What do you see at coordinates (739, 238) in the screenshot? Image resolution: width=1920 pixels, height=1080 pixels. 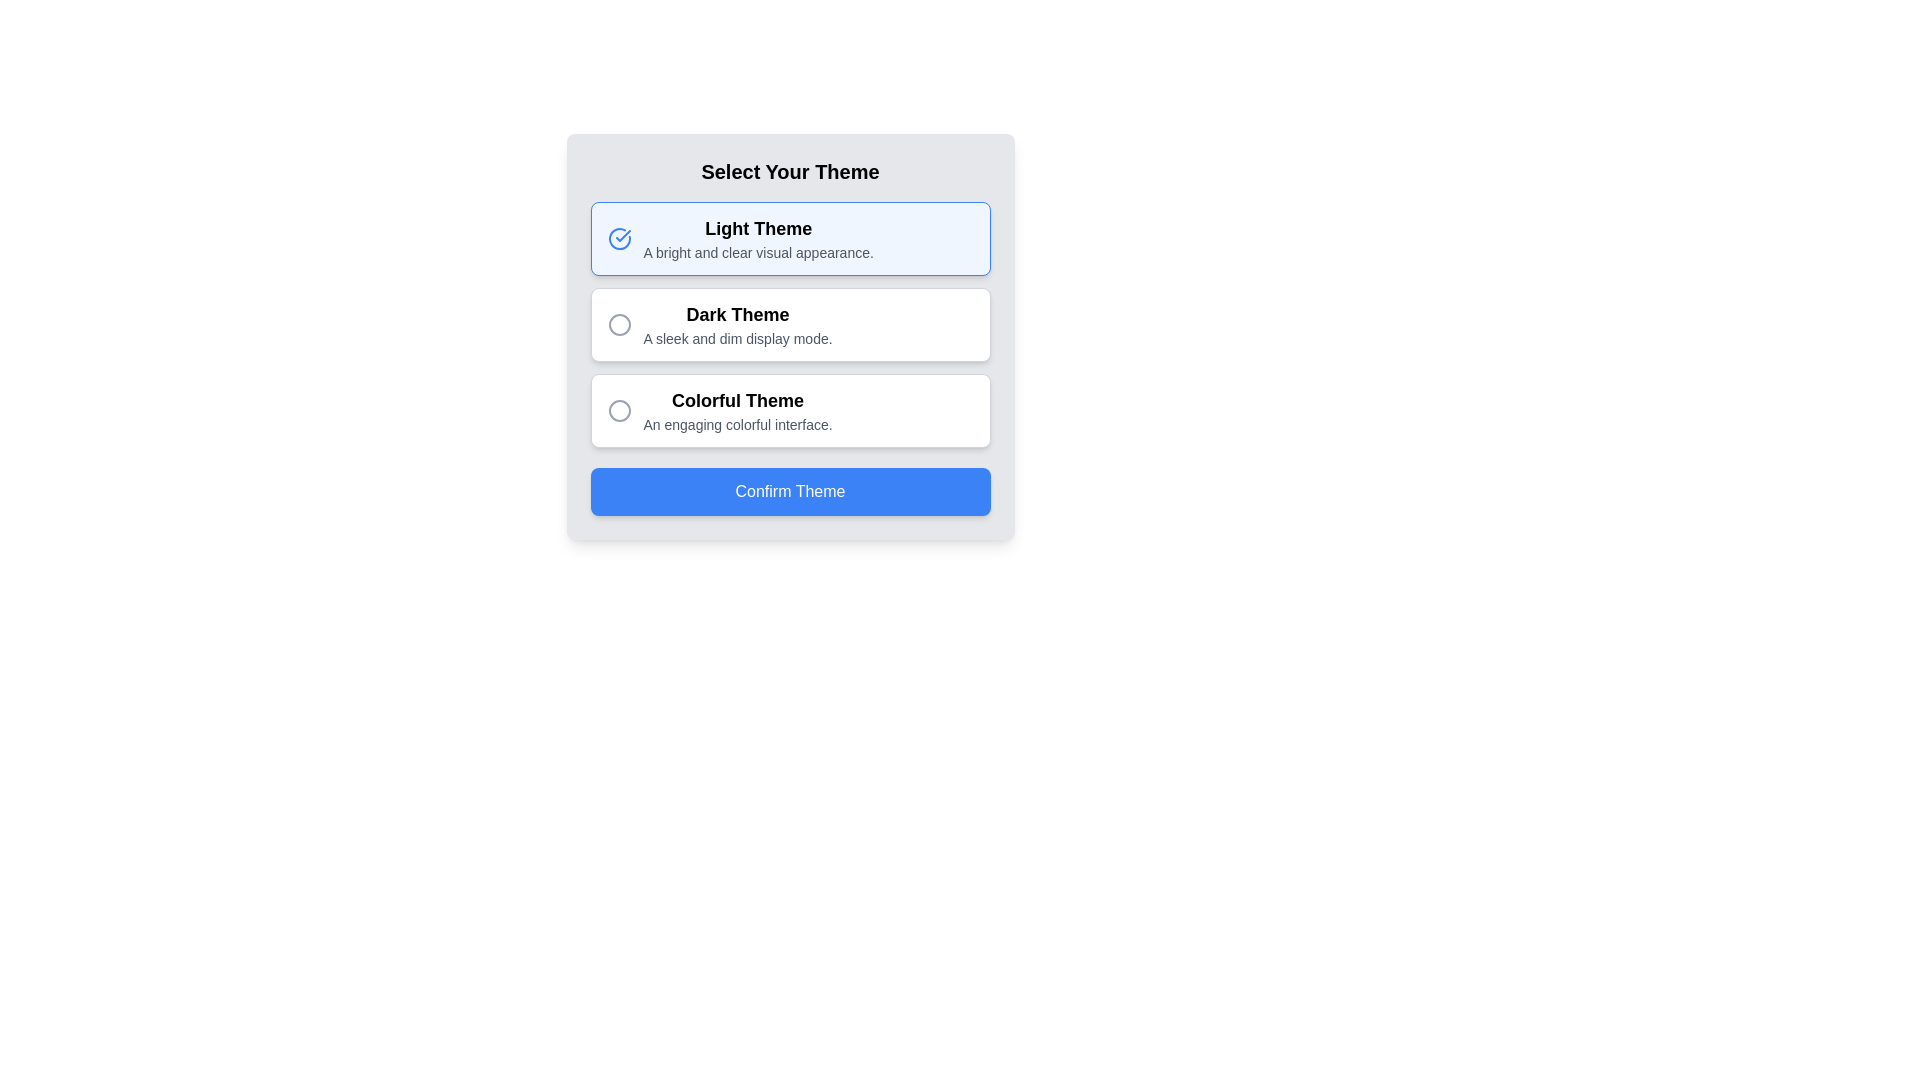 I see `the 'Light Theme' text element with the associated blue checkmark icon located within the first option in the list of theme selections` at bounding box center [739, 238].